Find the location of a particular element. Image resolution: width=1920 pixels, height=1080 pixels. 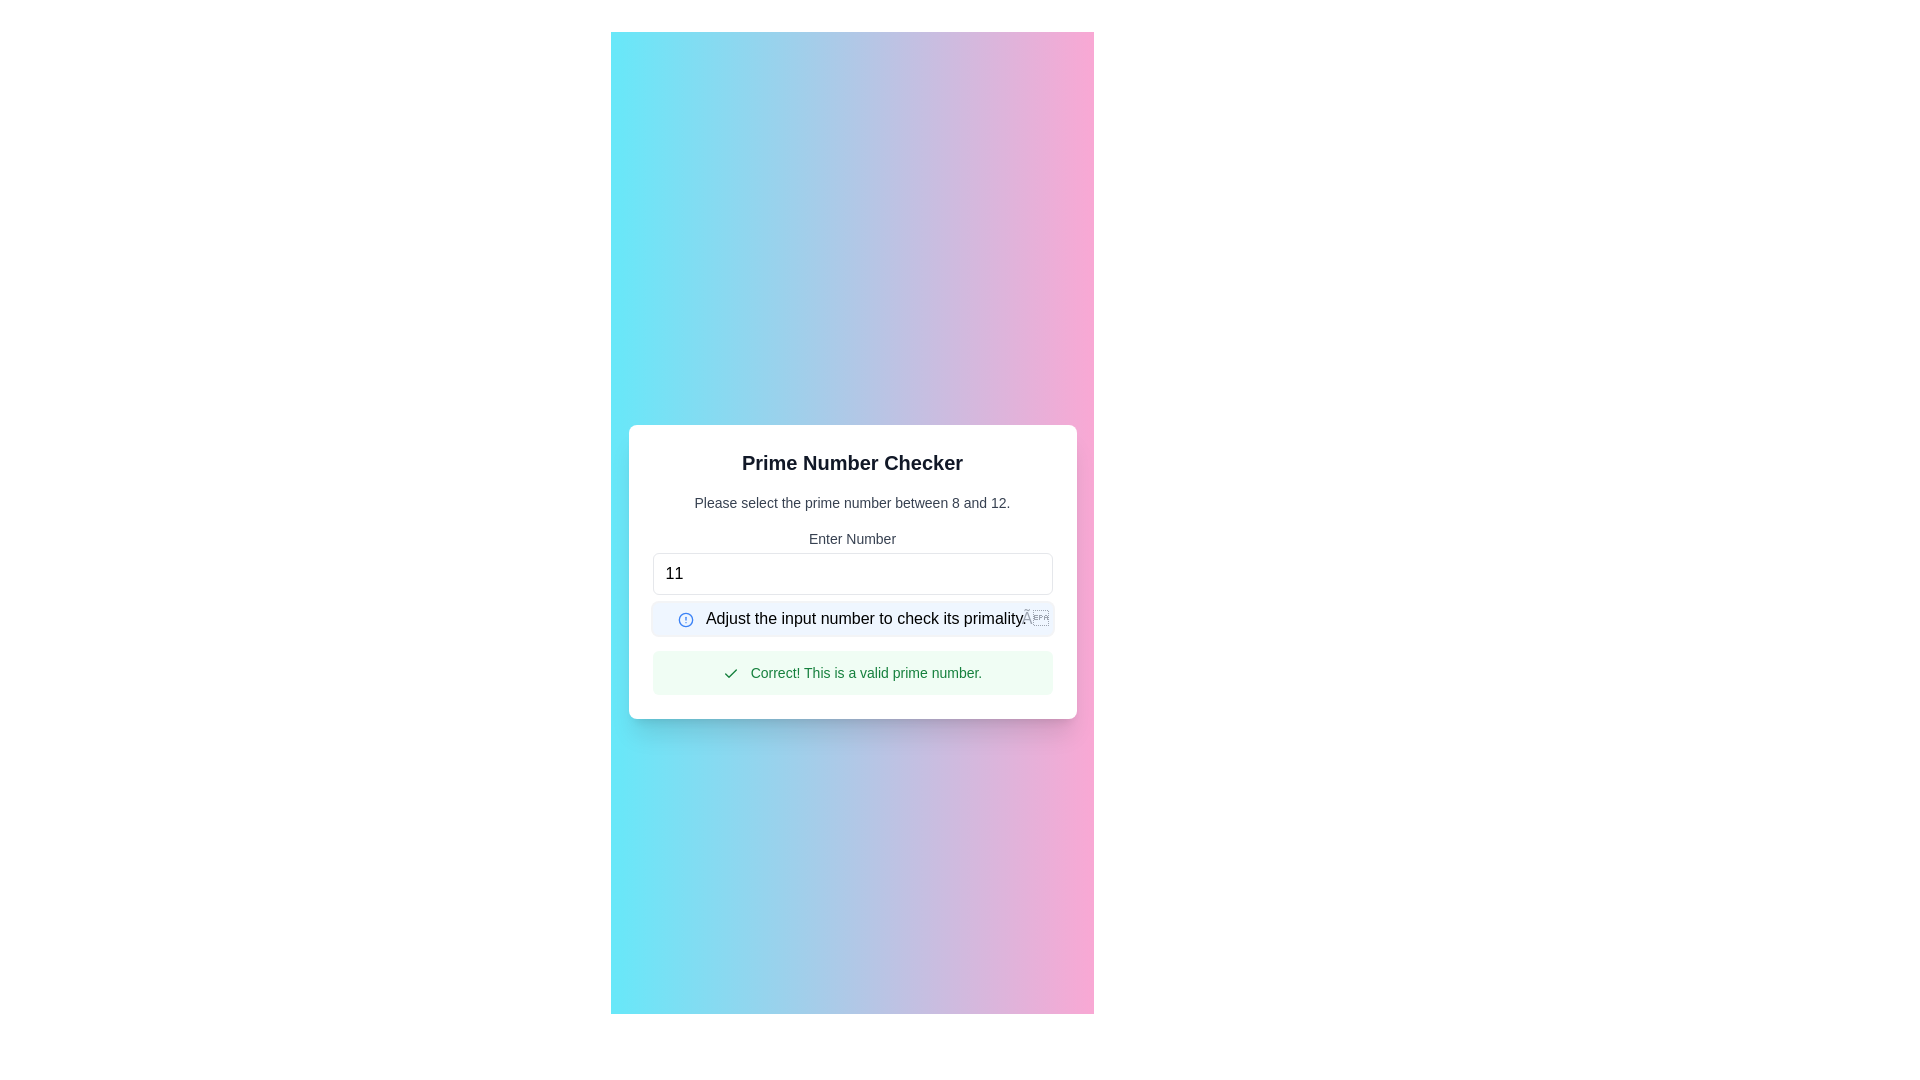

the button represented by the text '×' in gray font located at the top right corner of the notification message box is located at coordinates (1035, 617).